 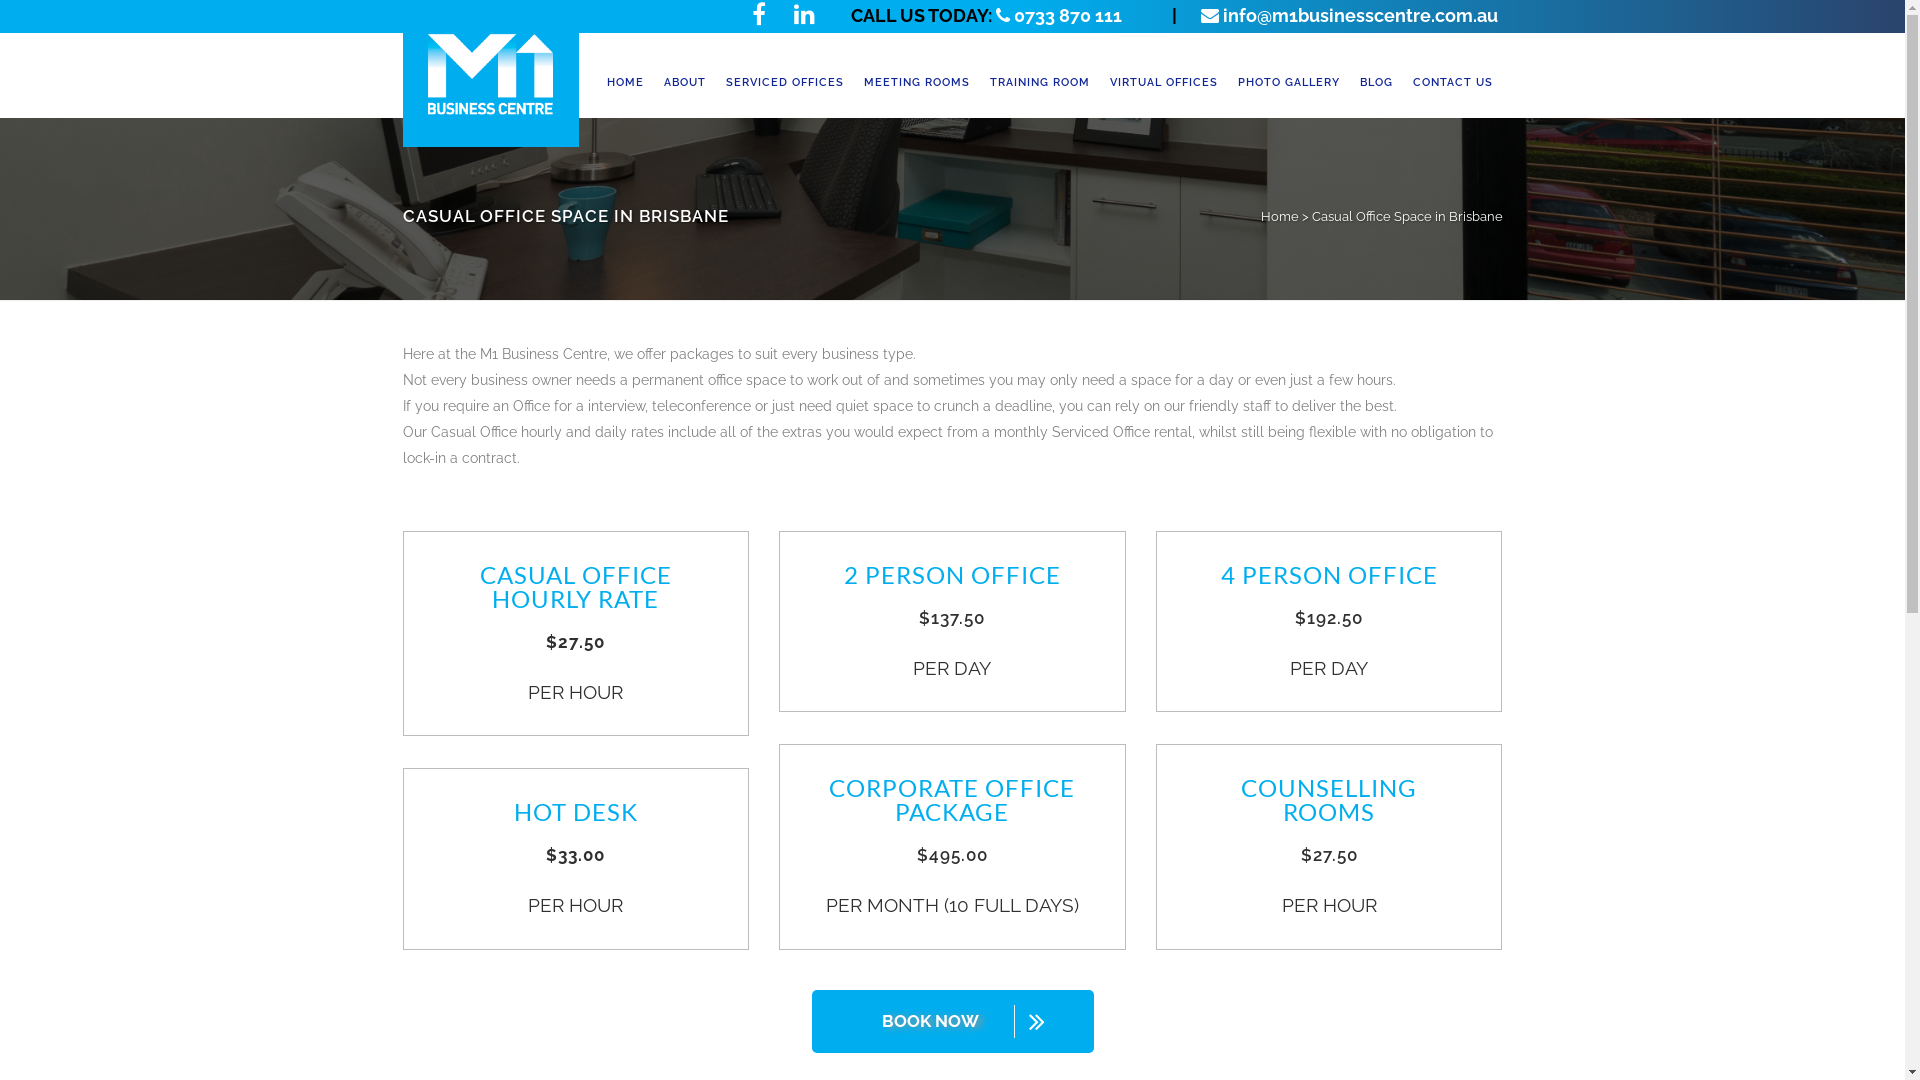 What do you see at coordinates (979, 82) in the screenshot?
I see `'TRAINING ROOM'` at bounding box center [979, 82].